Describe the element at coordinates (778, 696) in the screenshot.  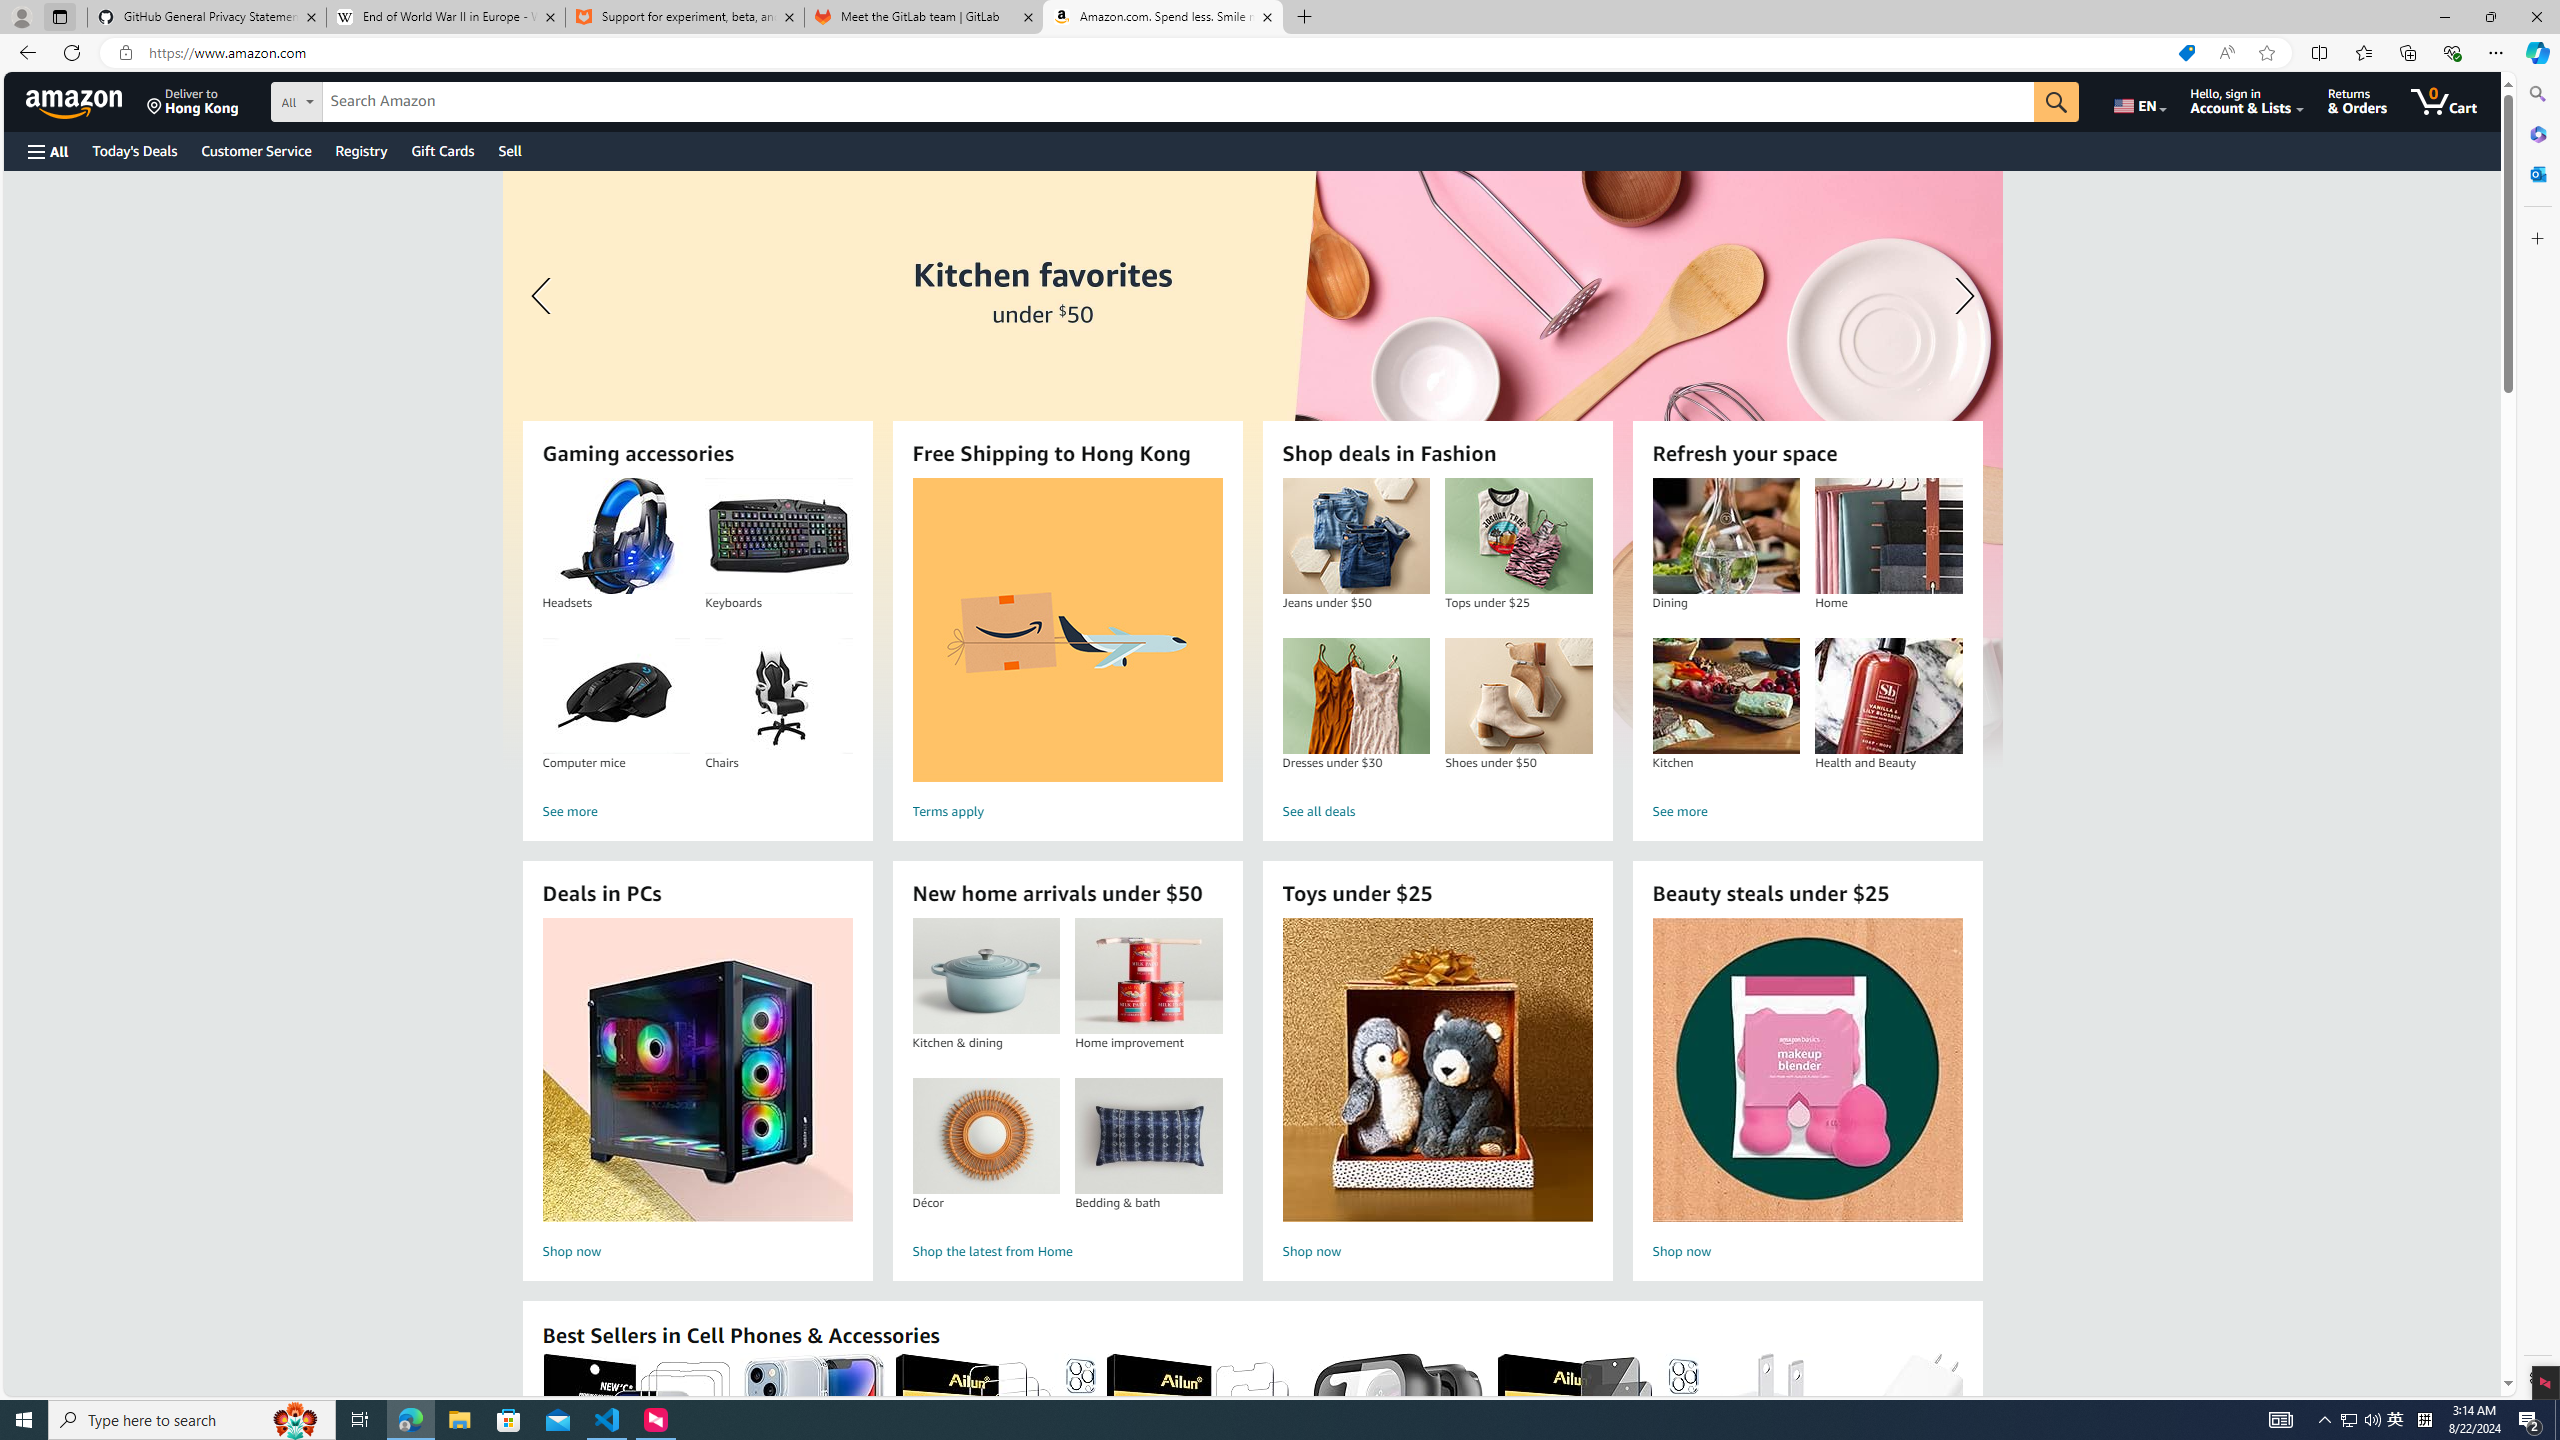
I see `'Chairs'` at that location.